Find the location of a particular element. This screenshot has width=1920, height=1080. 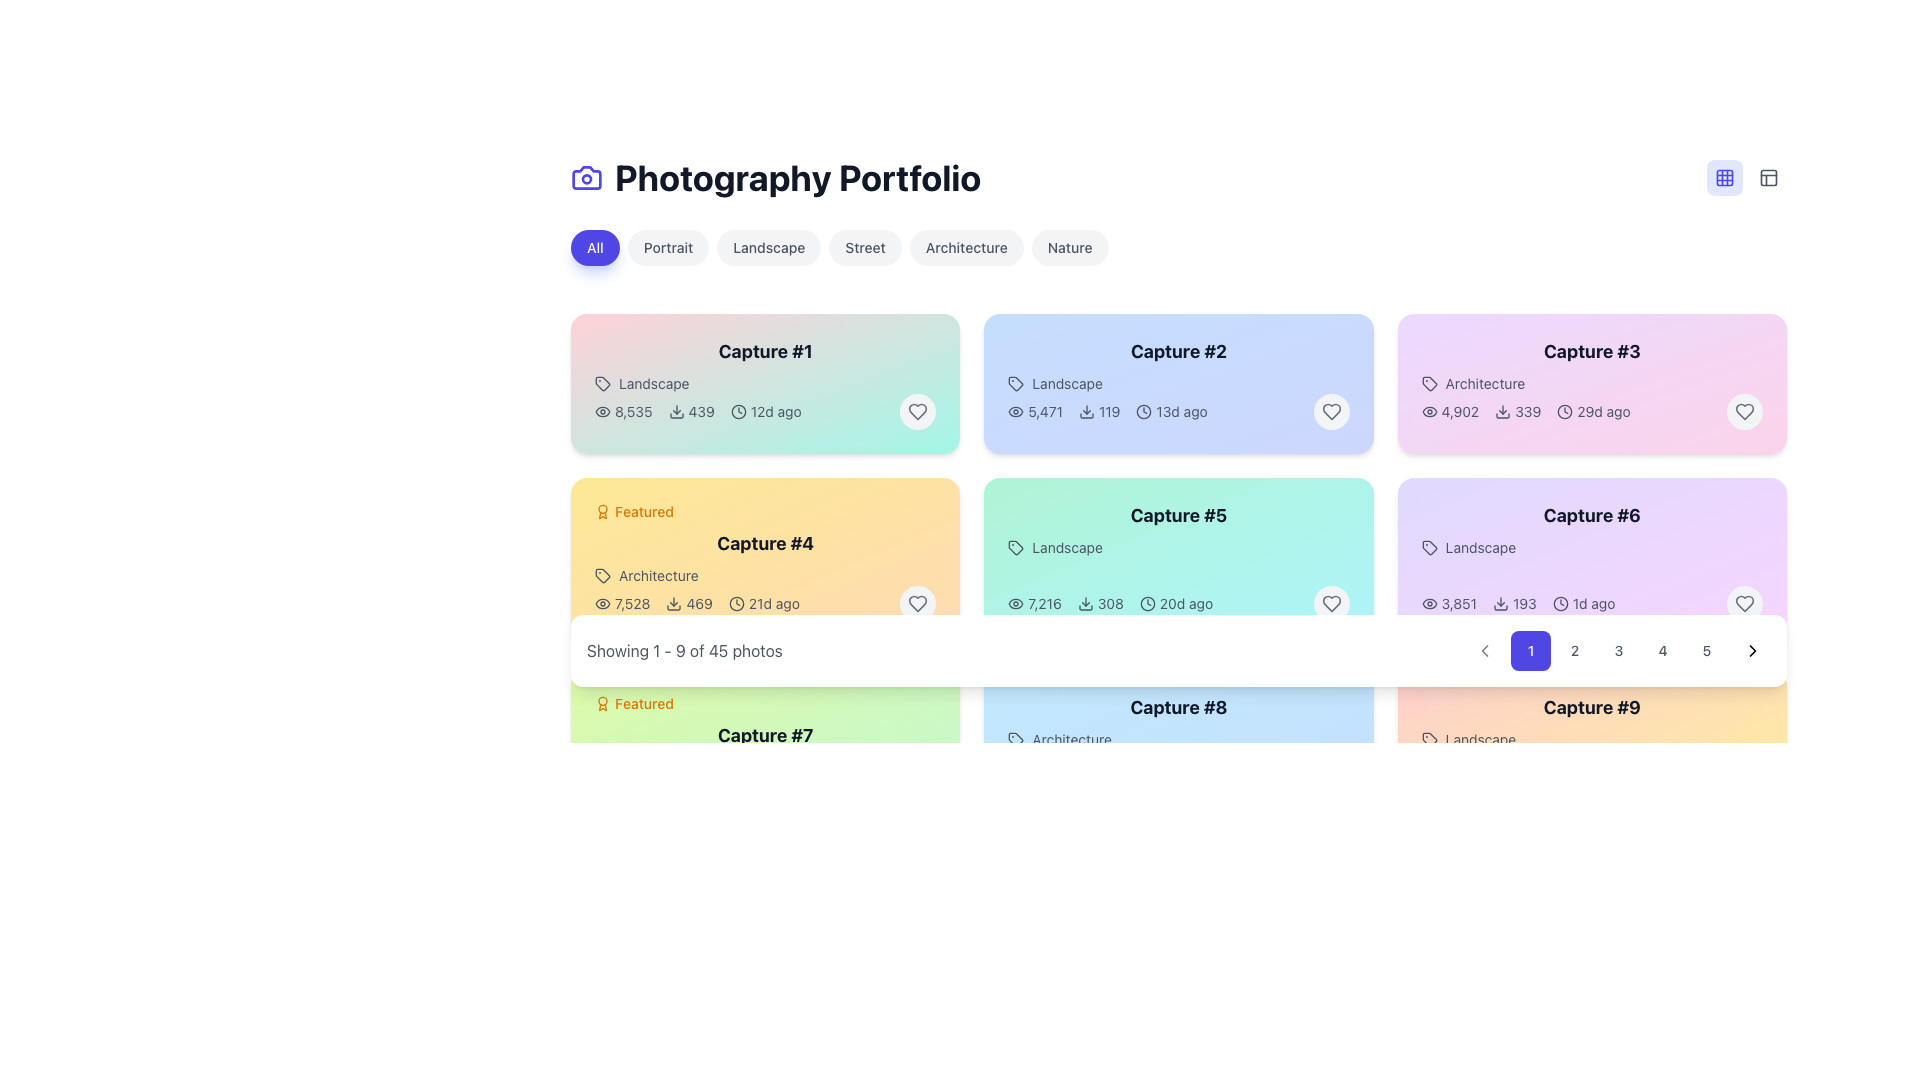

the text label displaying 'Capture #8' that is styled with a bold font and located in a light blue background block, positioned in the third row and second column of the portfolio grid layout is located at coordinates (1179, 721).